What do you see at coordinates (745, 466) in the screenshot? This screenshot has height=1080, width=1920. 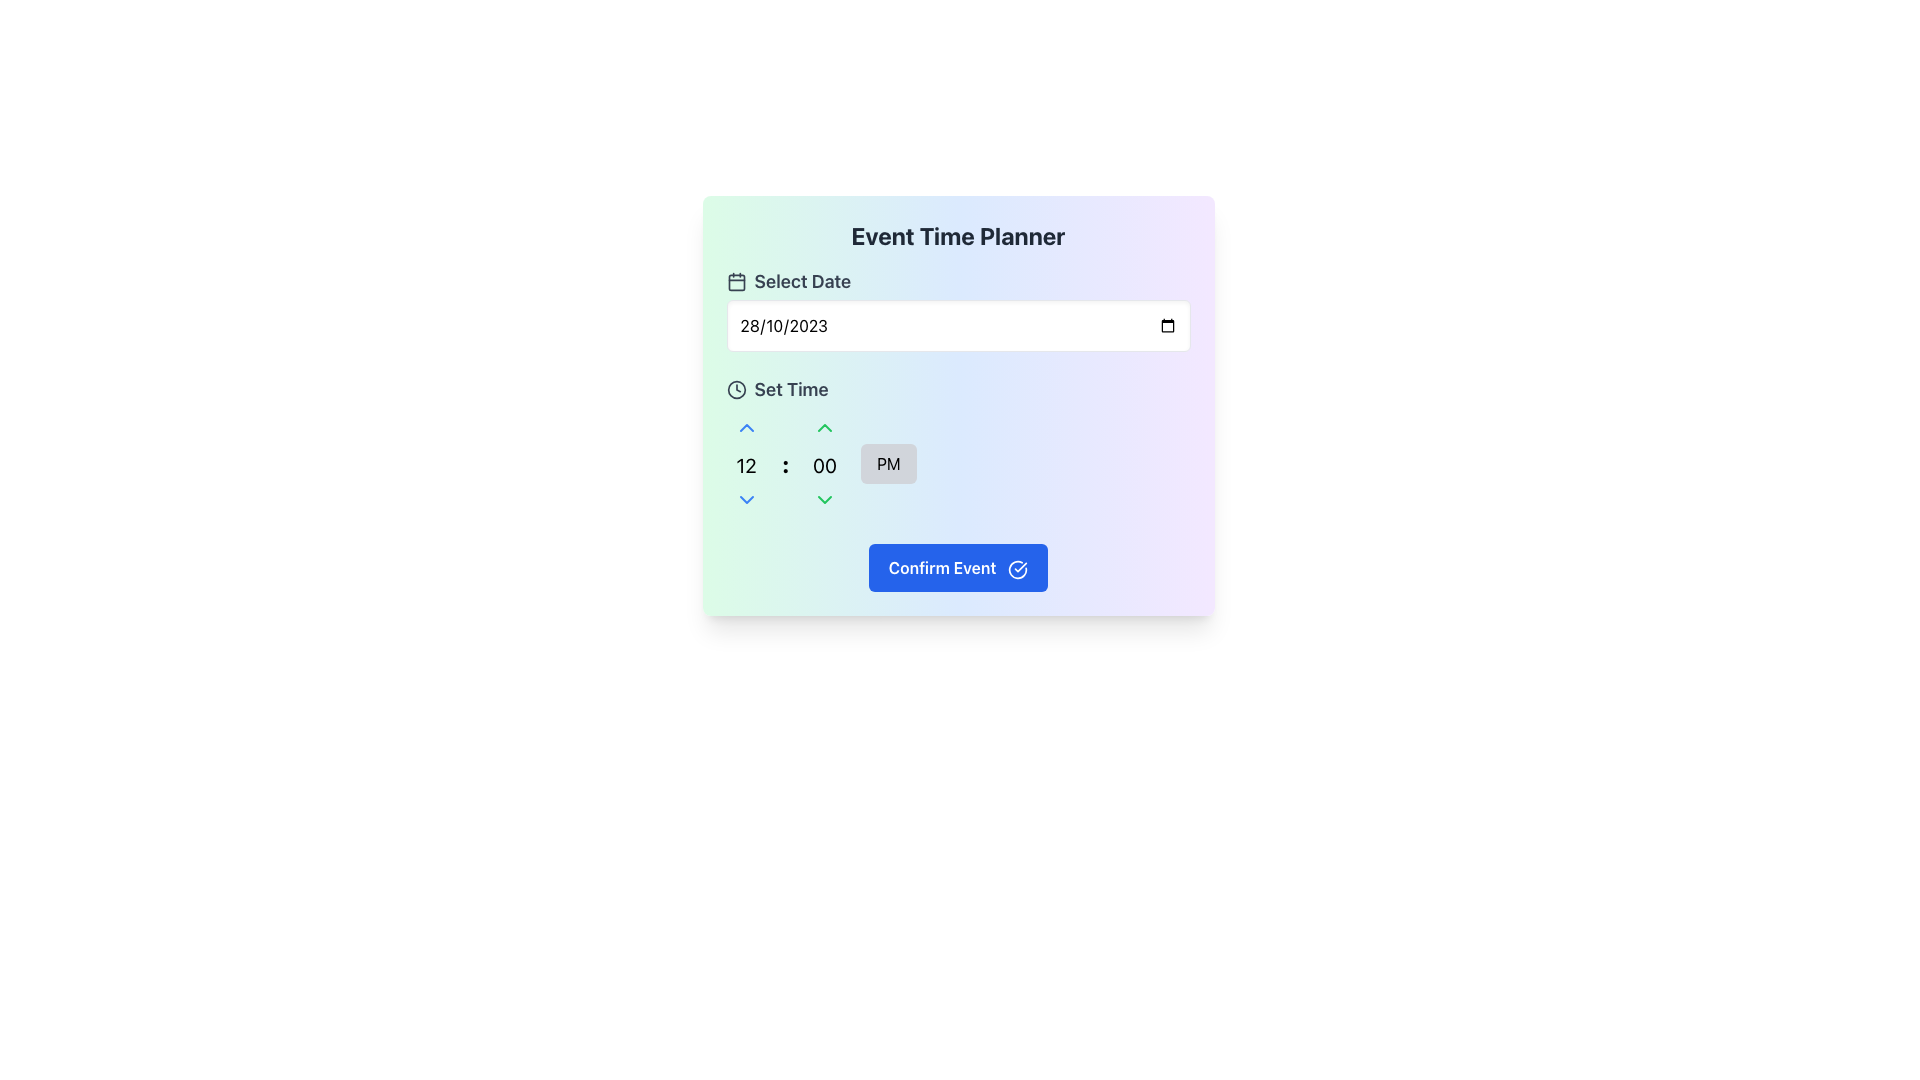 I see `the text display showing the number '12' in a large, bold font, positioned between the upward and downward arrow icons in the time selection interface` at bounding box center [745, 466].